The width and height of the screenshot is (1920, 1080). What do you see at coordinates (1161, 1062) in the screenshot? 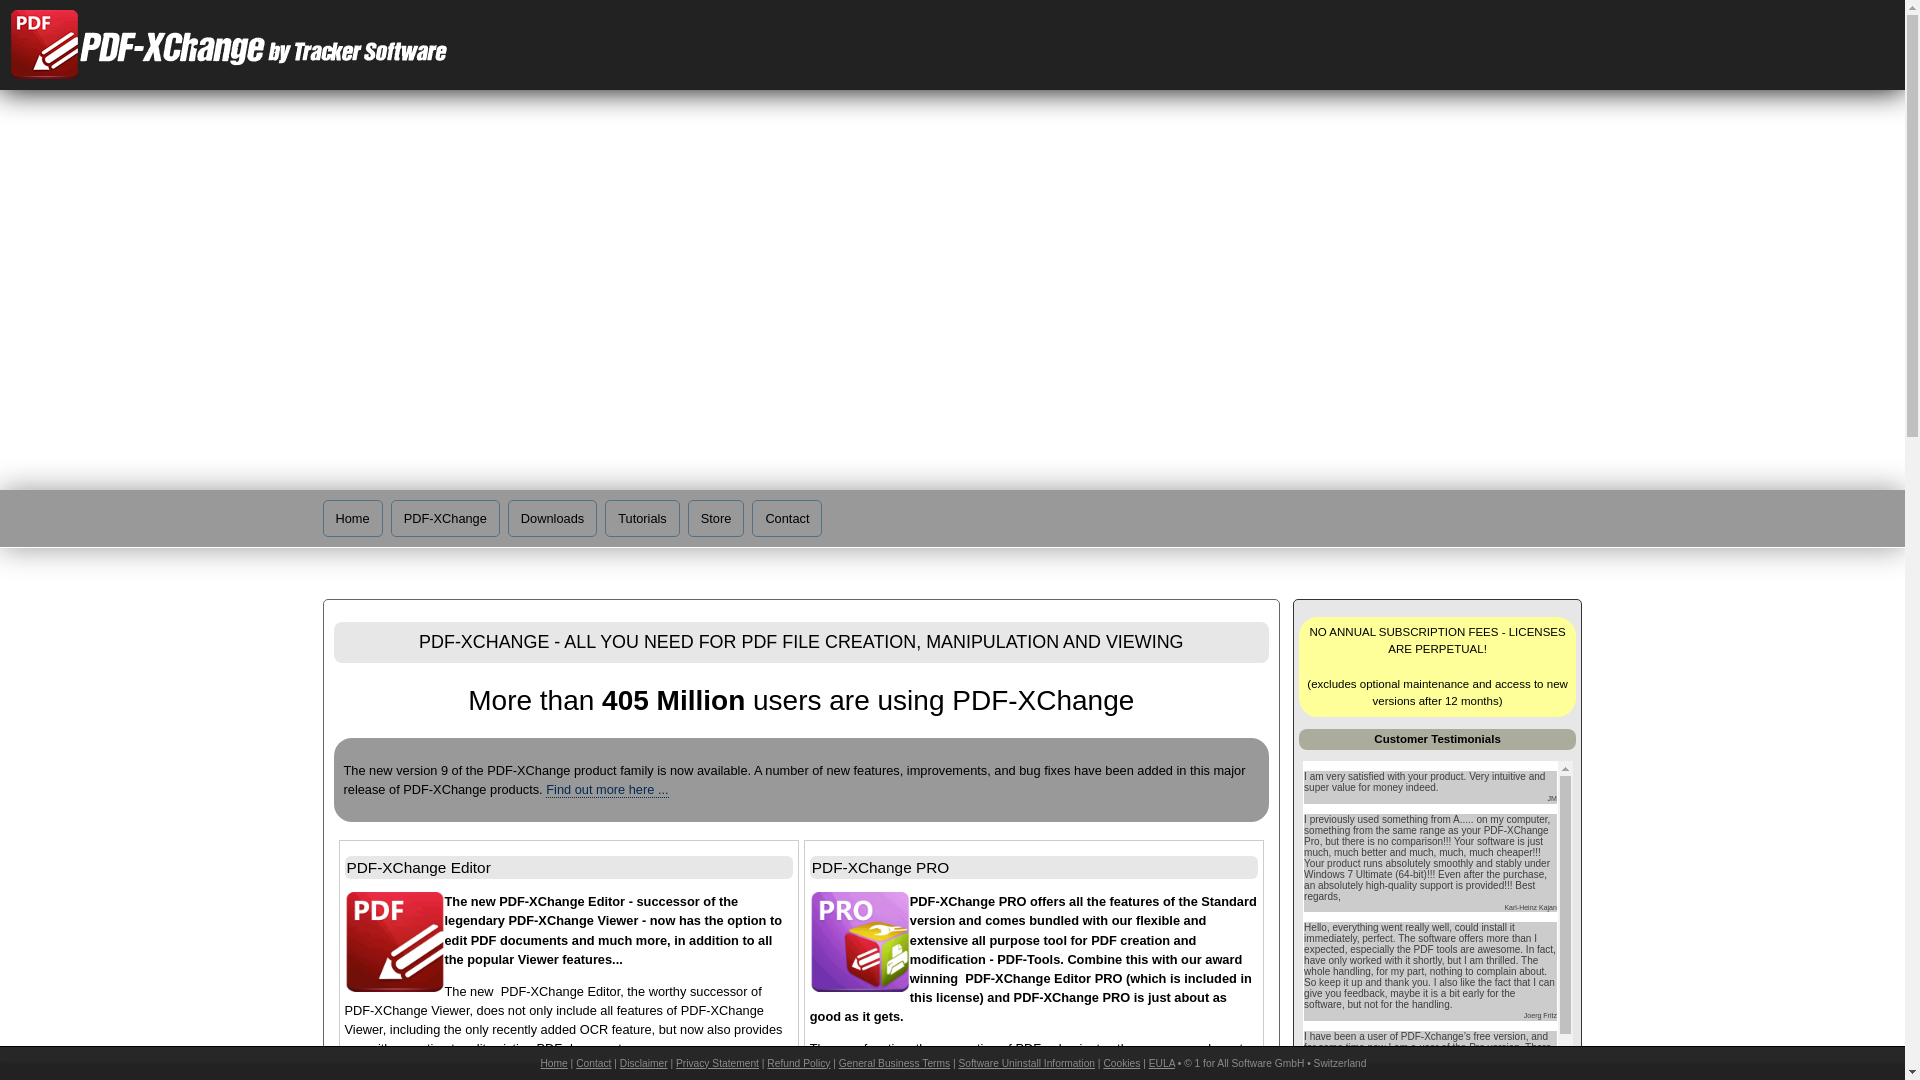
I see `'EULA'` at bounding box center [1161, 1062].